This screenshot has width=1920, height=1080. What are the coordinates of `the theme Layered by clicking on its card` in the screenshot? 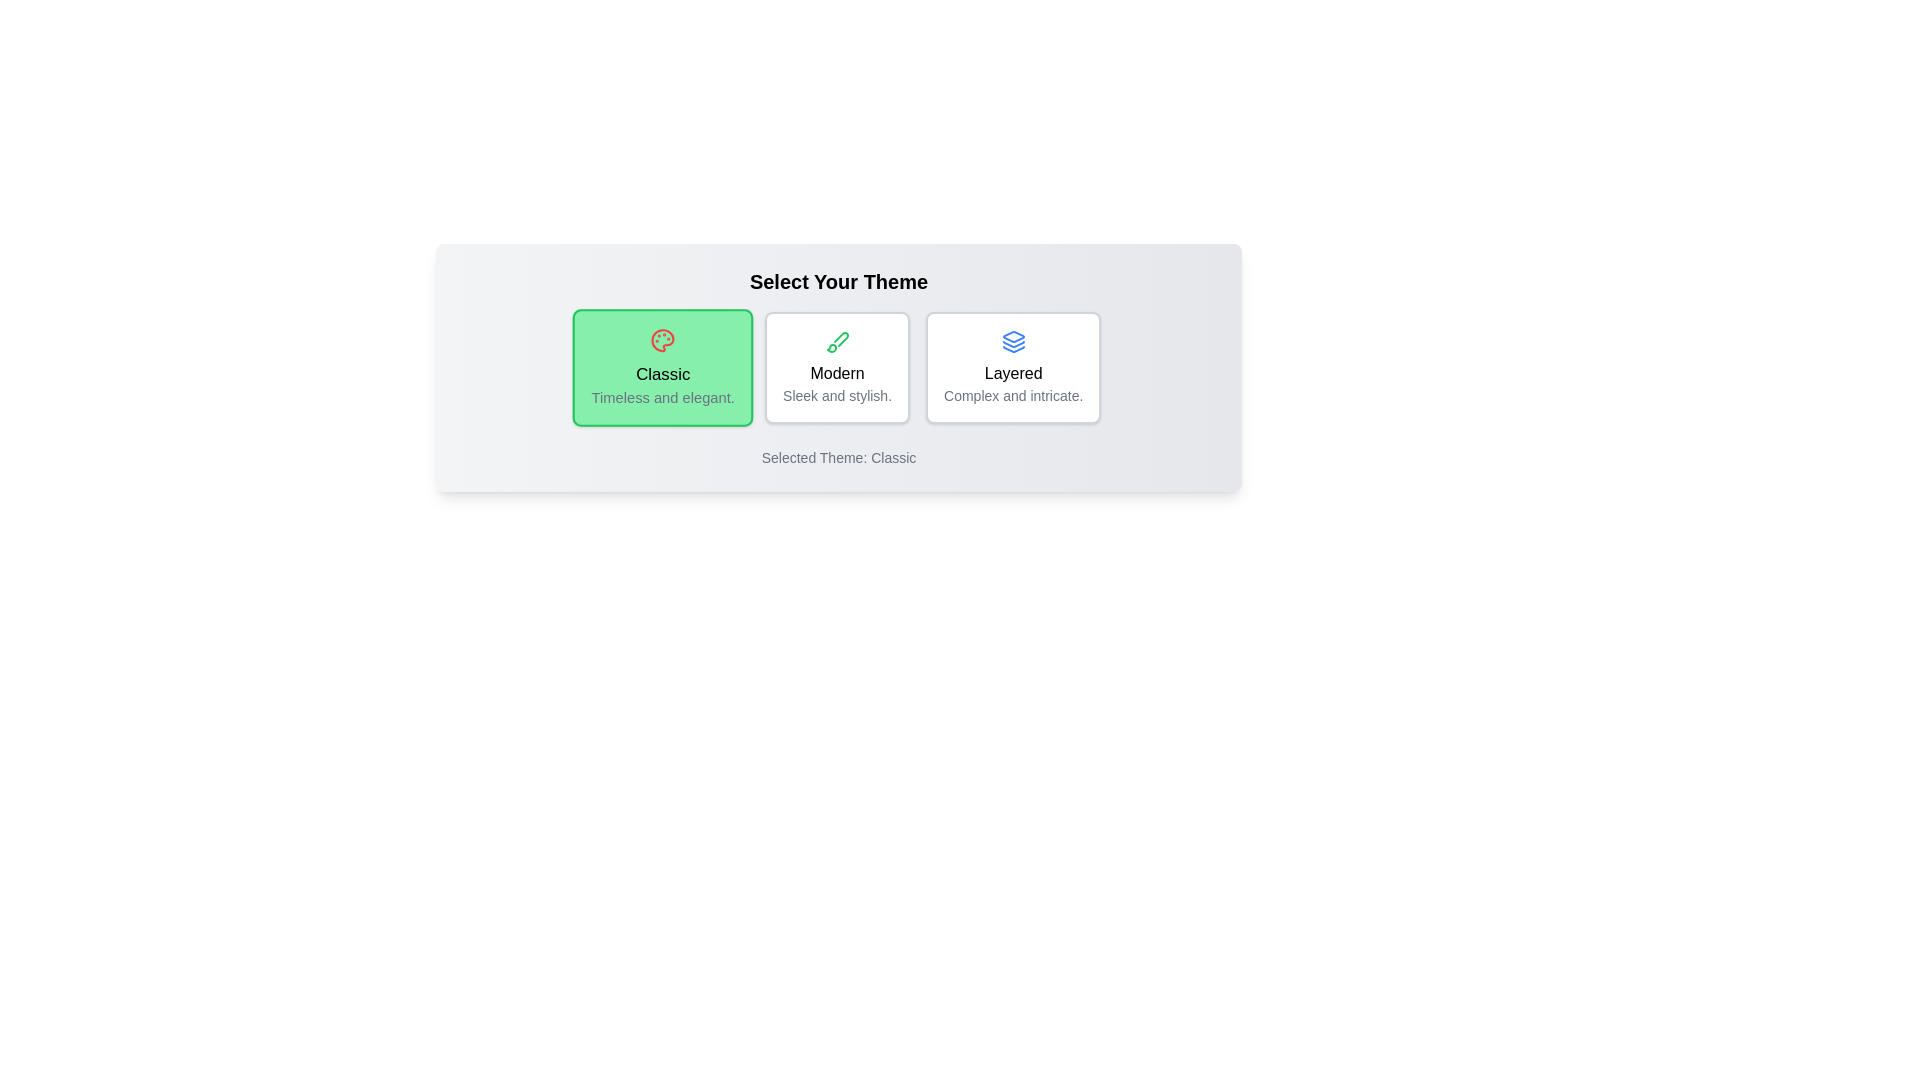 It's located at (1013, 367).